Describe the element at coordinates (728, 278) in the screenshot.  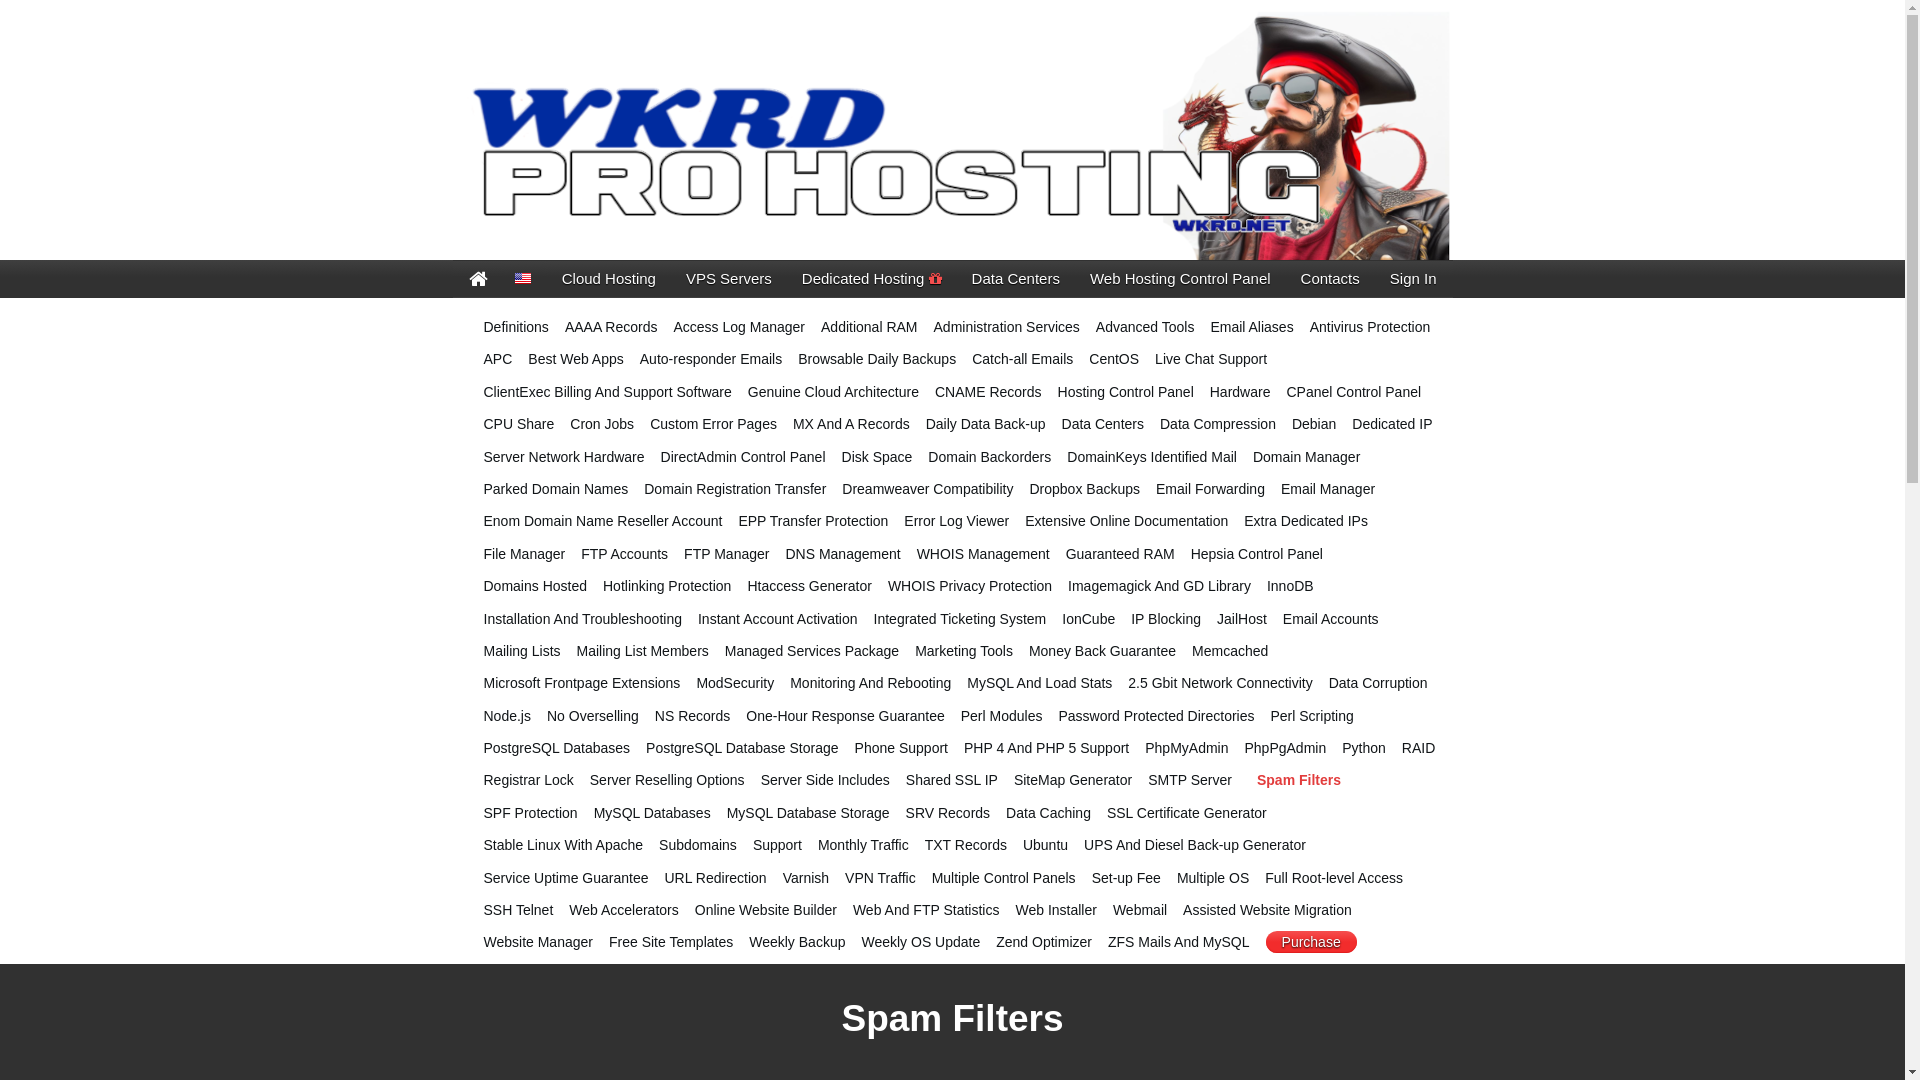
I see `'VPS Servers'` at that location.